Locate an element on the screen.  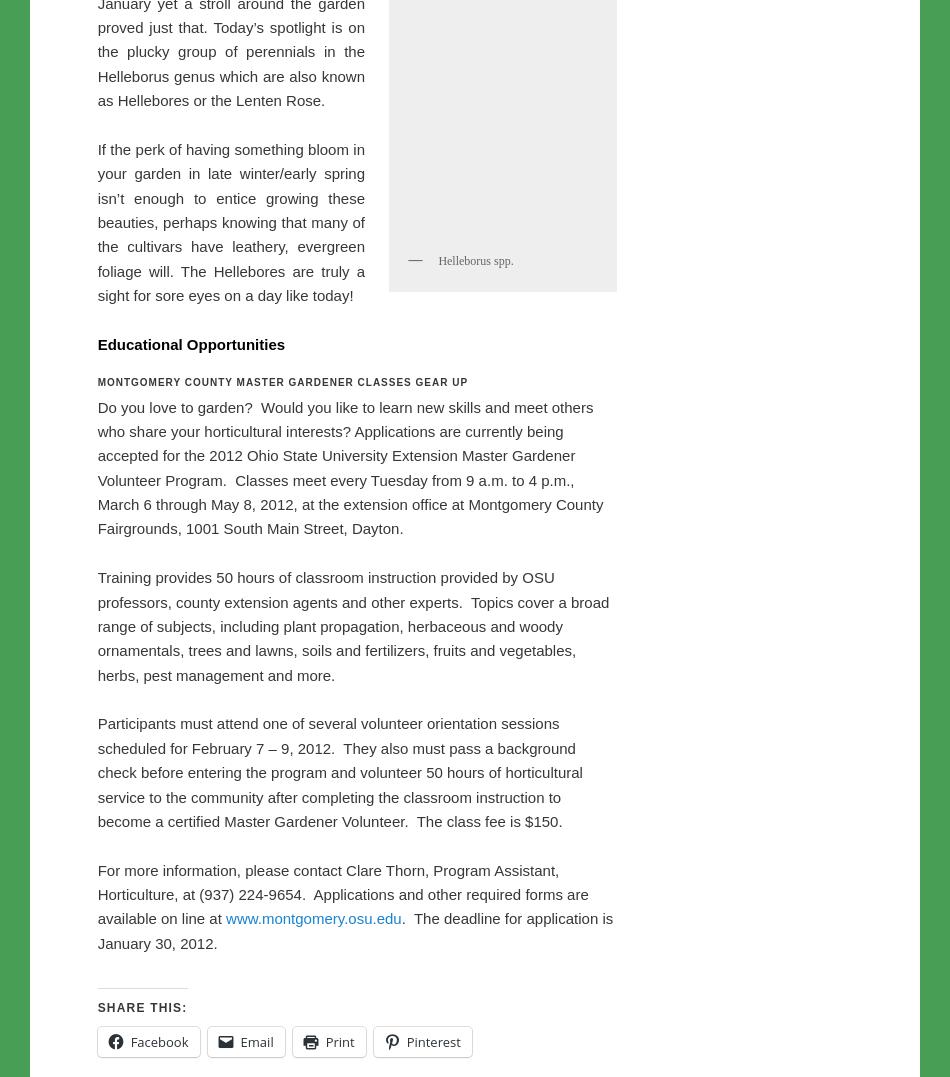
'Uncategorized' is located at coordinates (191, 155).